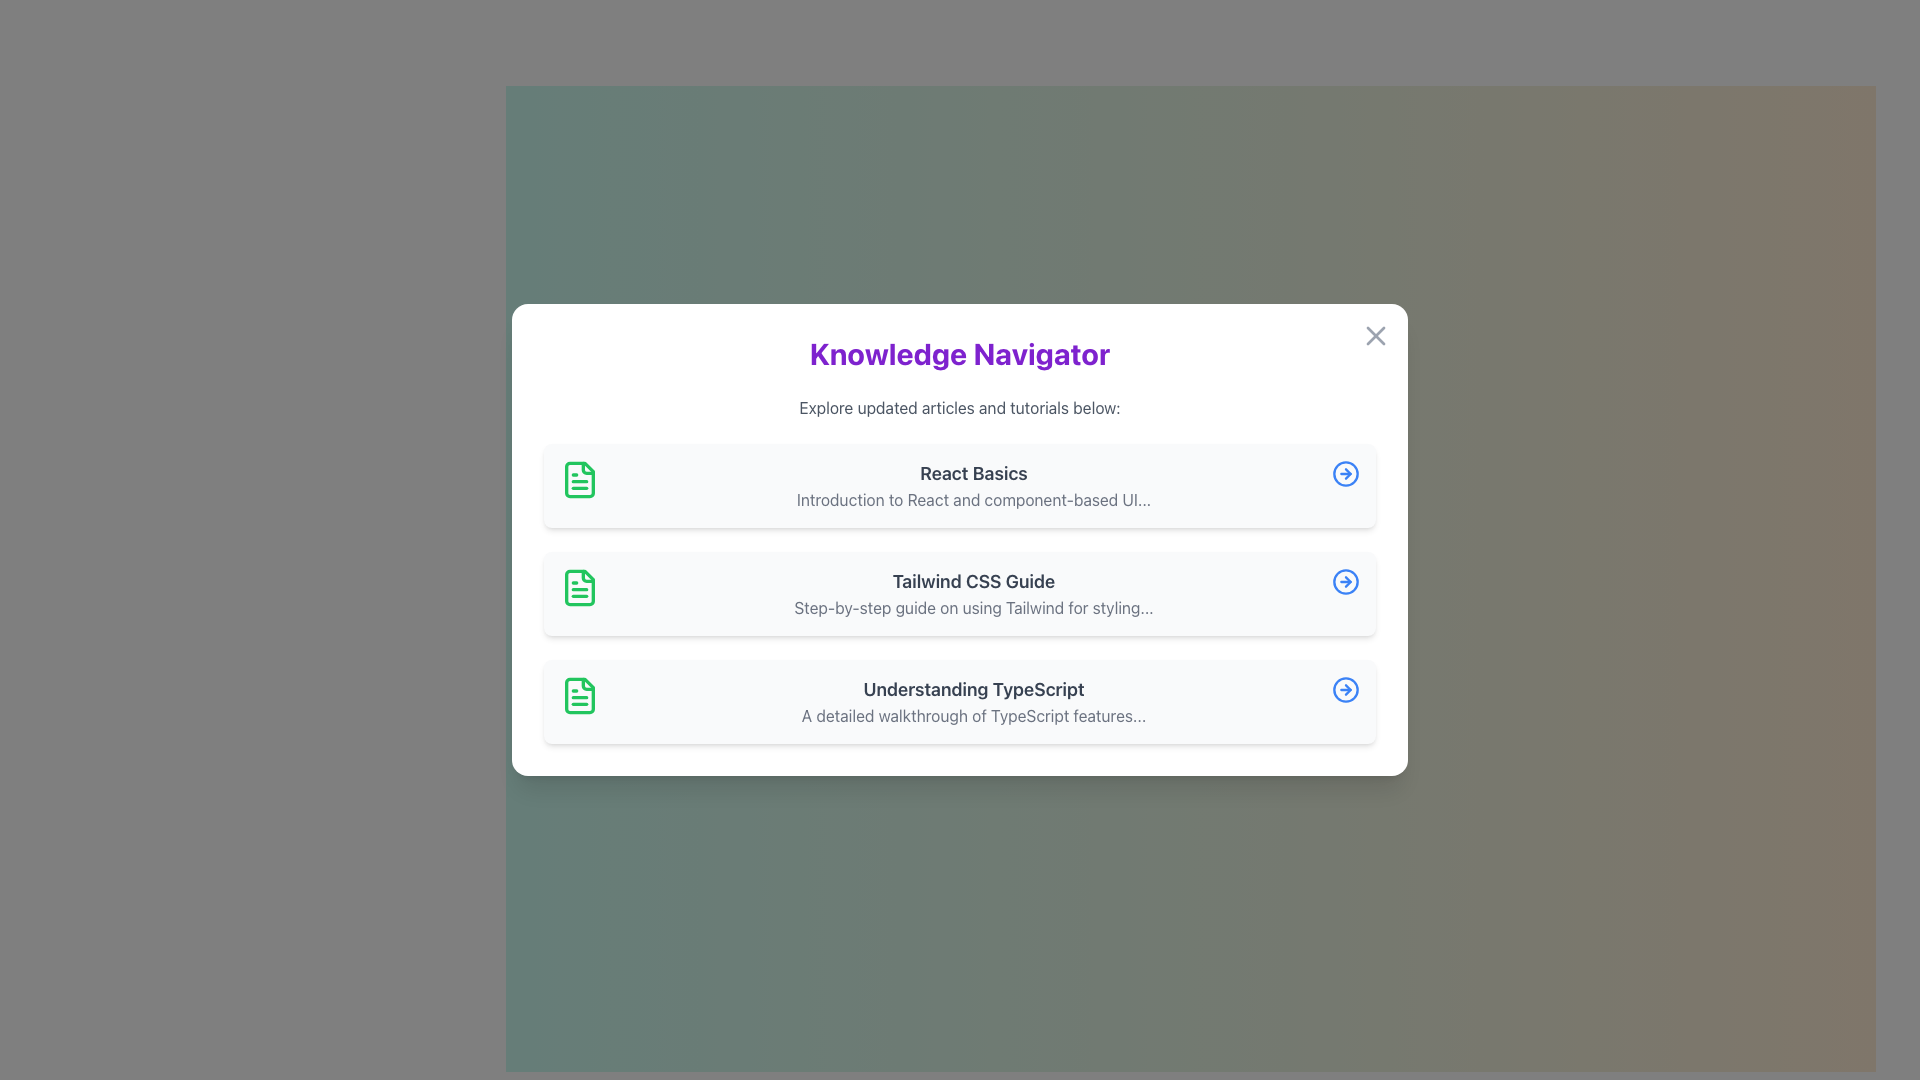 This screenshot has height=1080, width=1920. Describe the element at coordinates (960, 701) in the screenshot. I see `the title of the informational row element that provides an overview of the 'Understanding TypeScript' topic` at that location.